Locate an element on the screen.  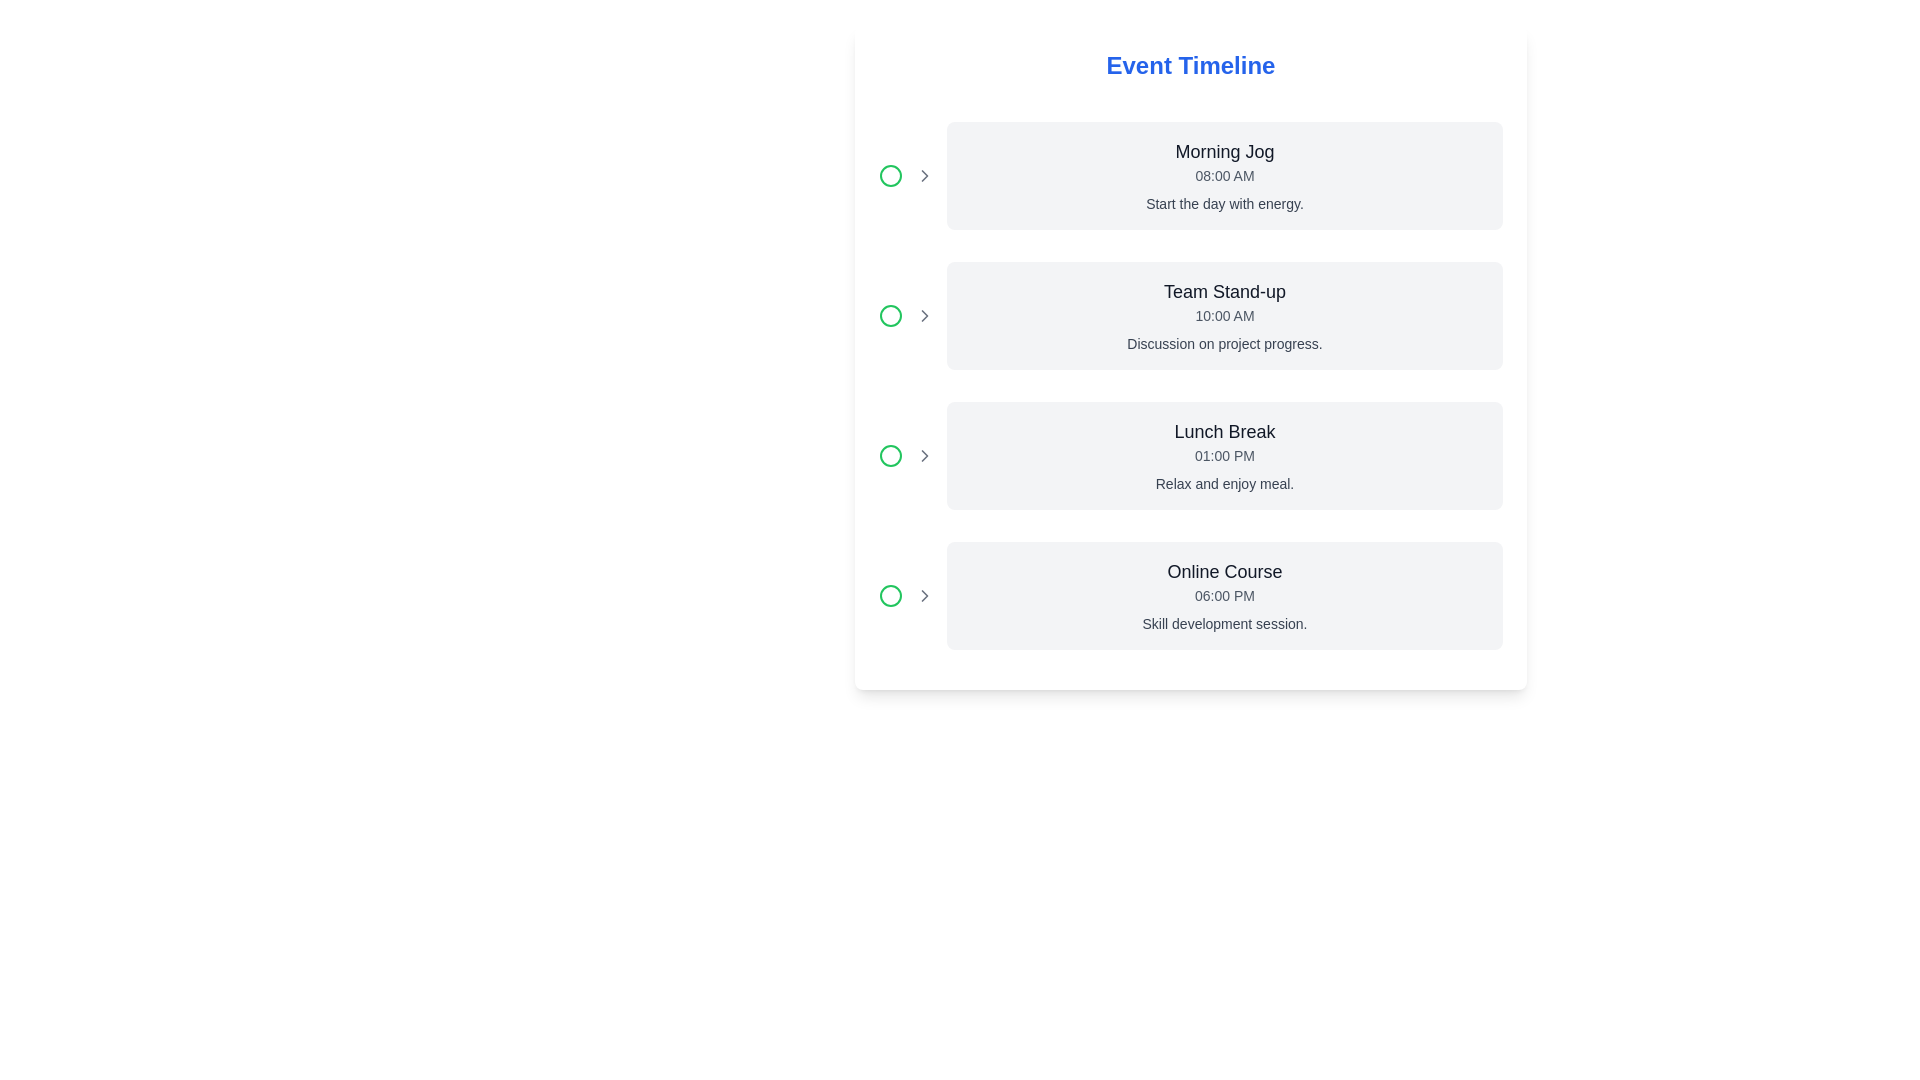
the circular icon that visually indicates the status of the scheduled event for 'Online Course', located in the fourth row of the event timeline is located at coordinates (890, 595).